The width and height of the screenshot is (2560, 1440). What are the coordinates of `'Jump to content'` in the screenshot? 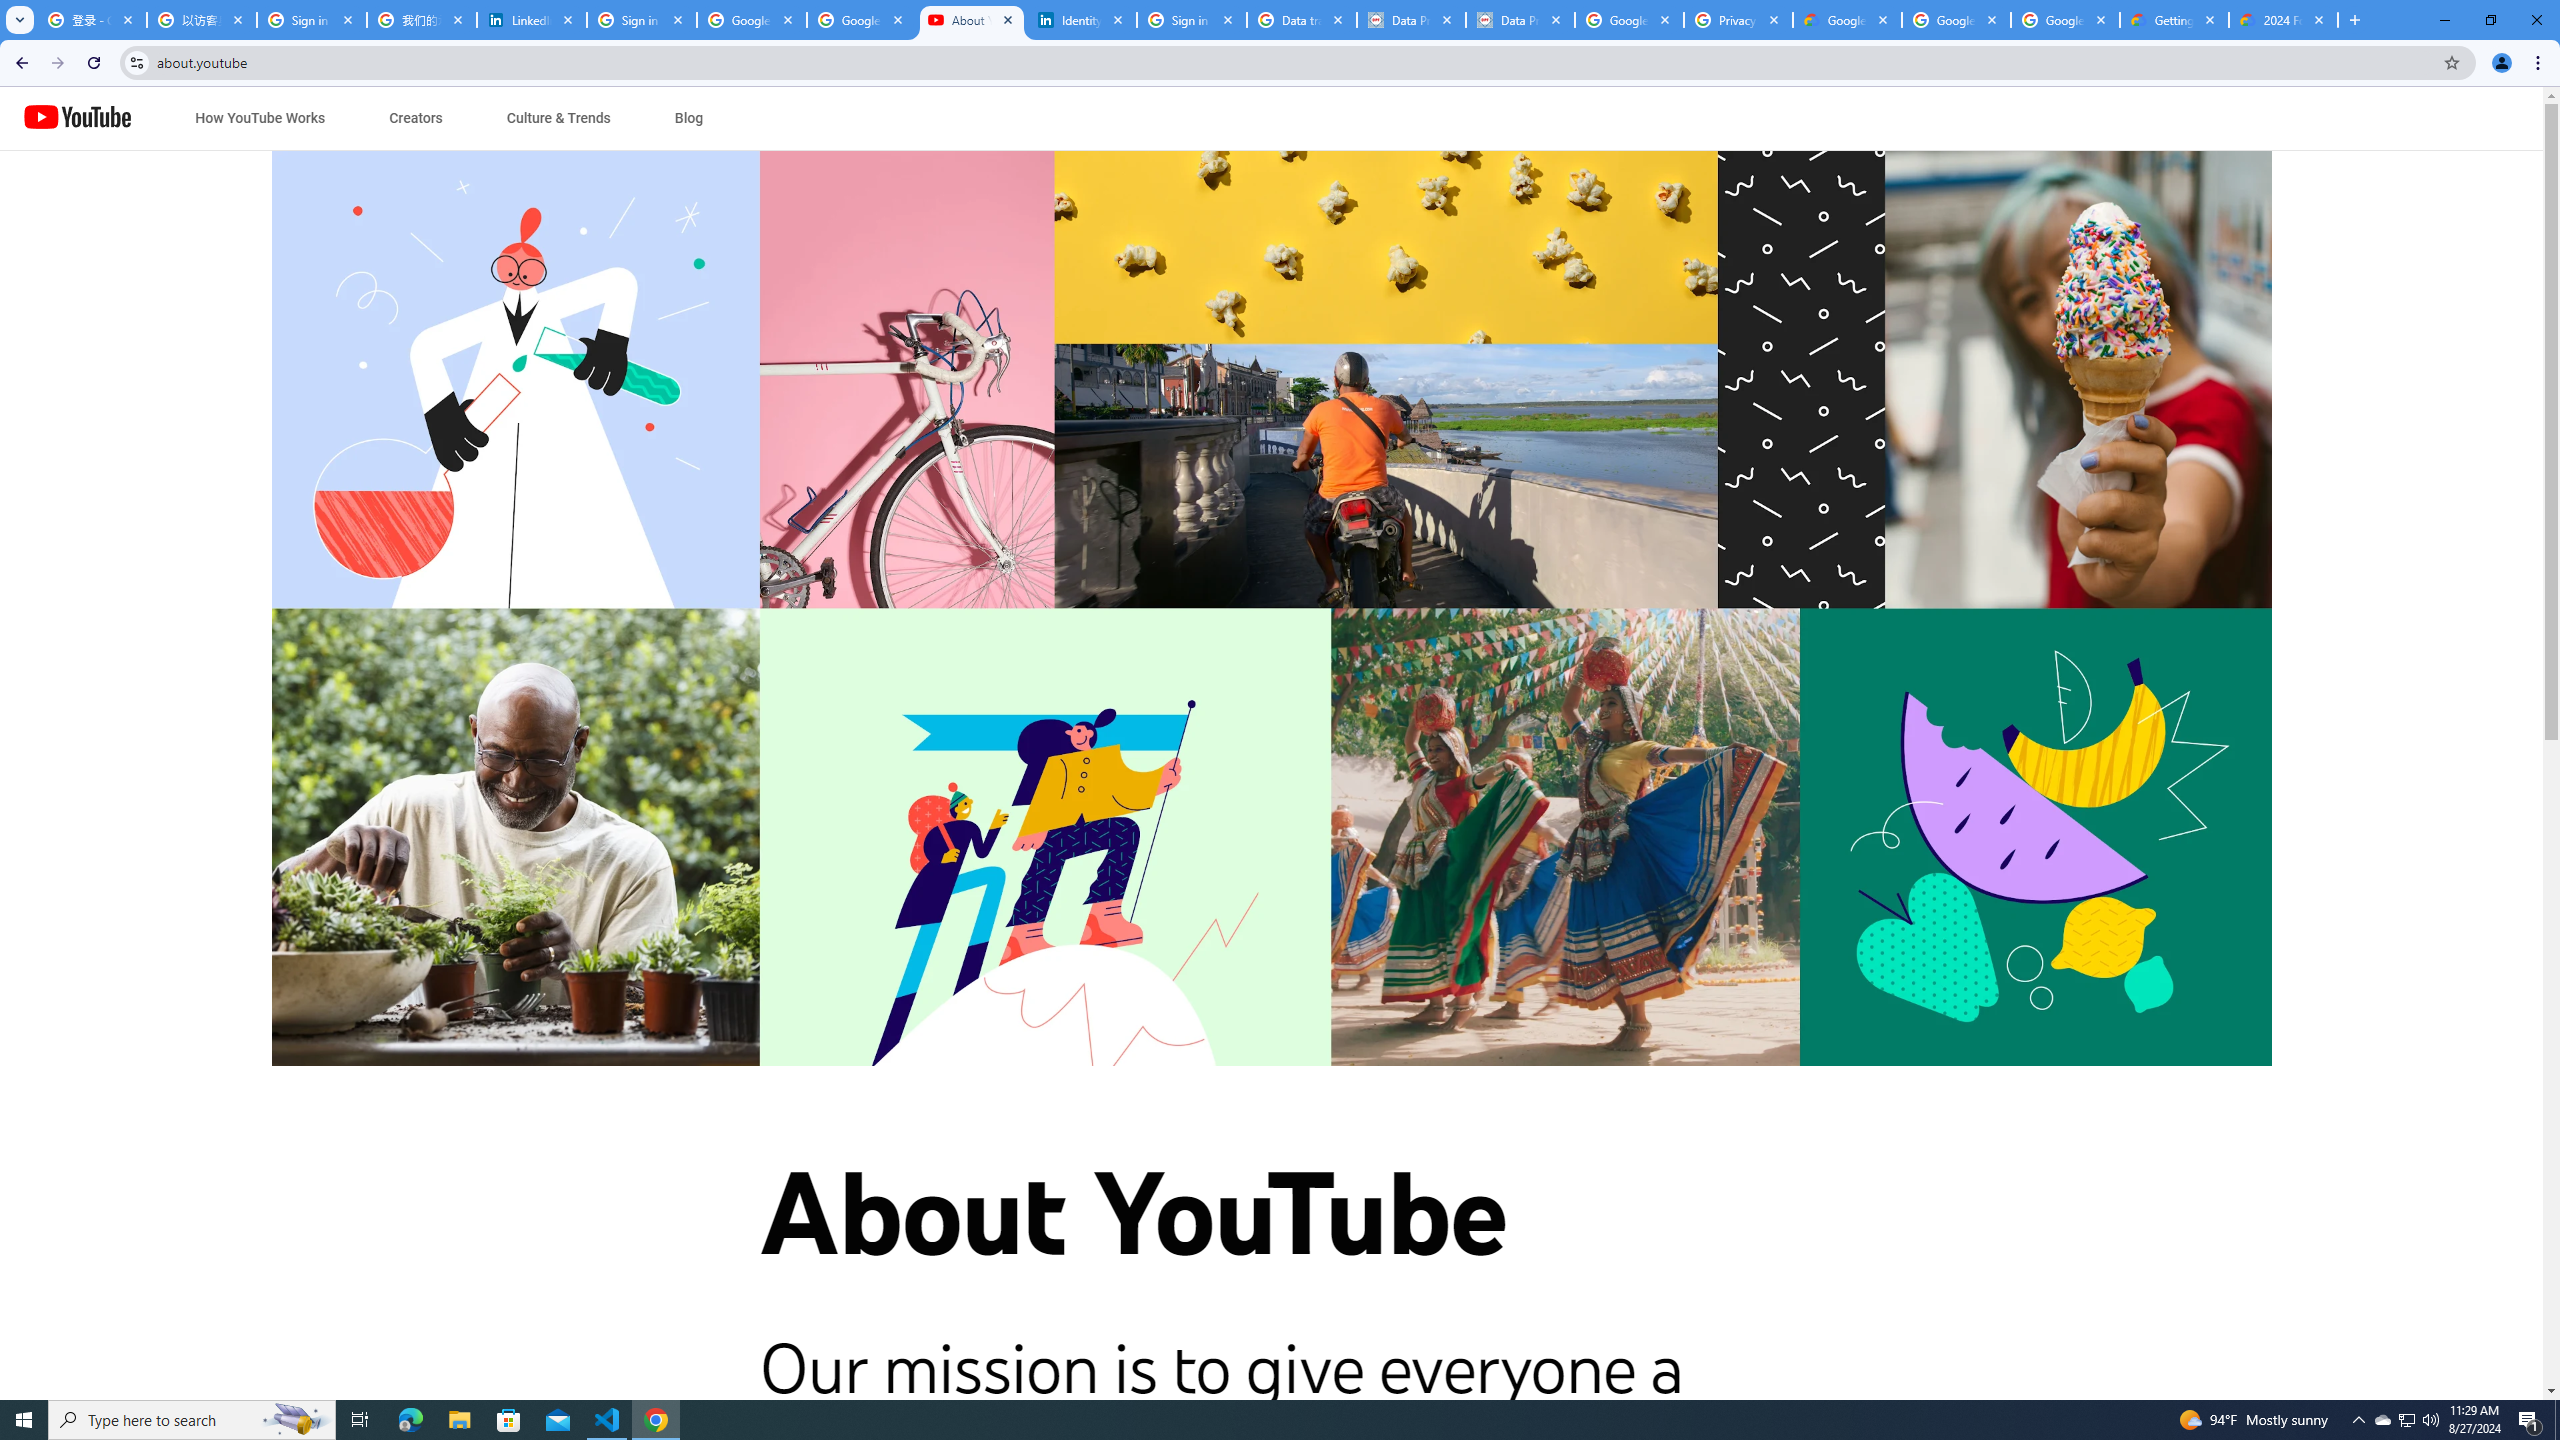 It's located at (186, 118).